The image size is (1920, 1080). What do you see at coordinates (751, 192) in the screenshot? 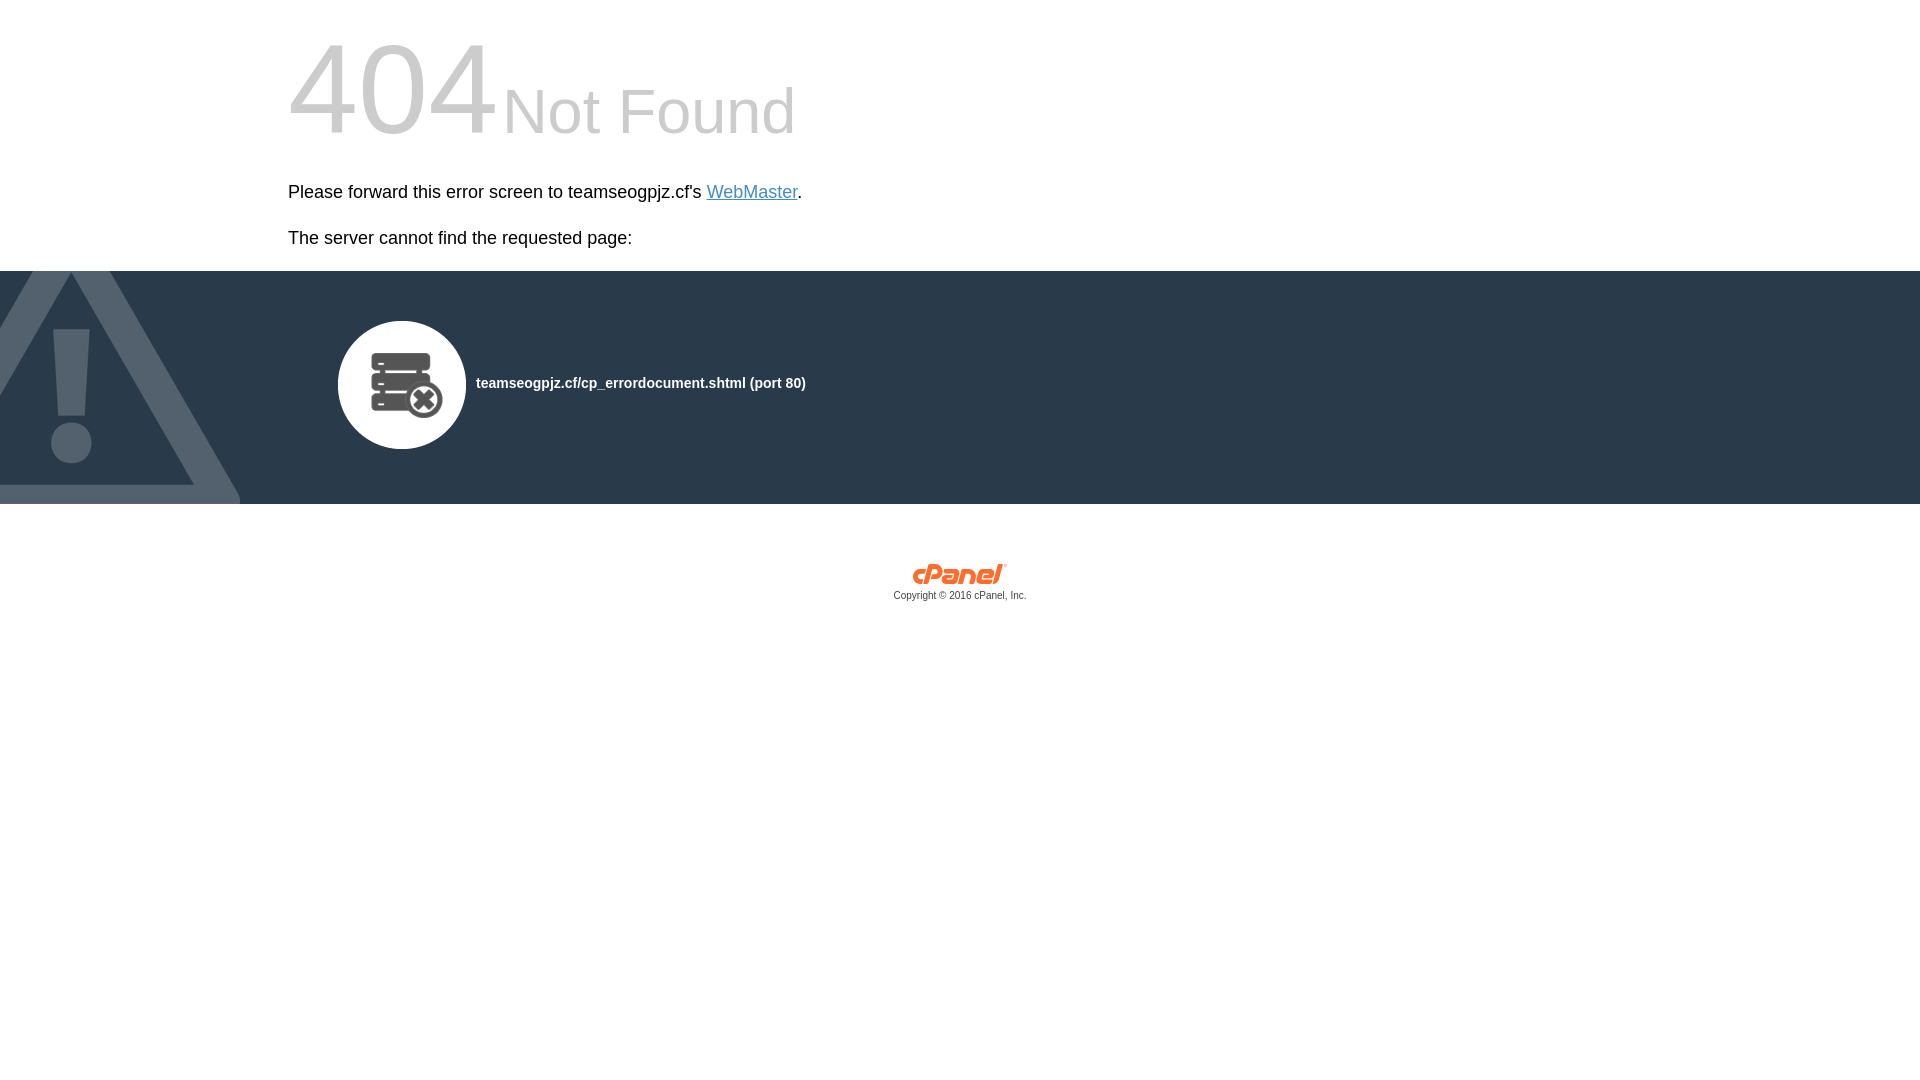
I see `'WebMaster'` at bounding box center [751, 192].